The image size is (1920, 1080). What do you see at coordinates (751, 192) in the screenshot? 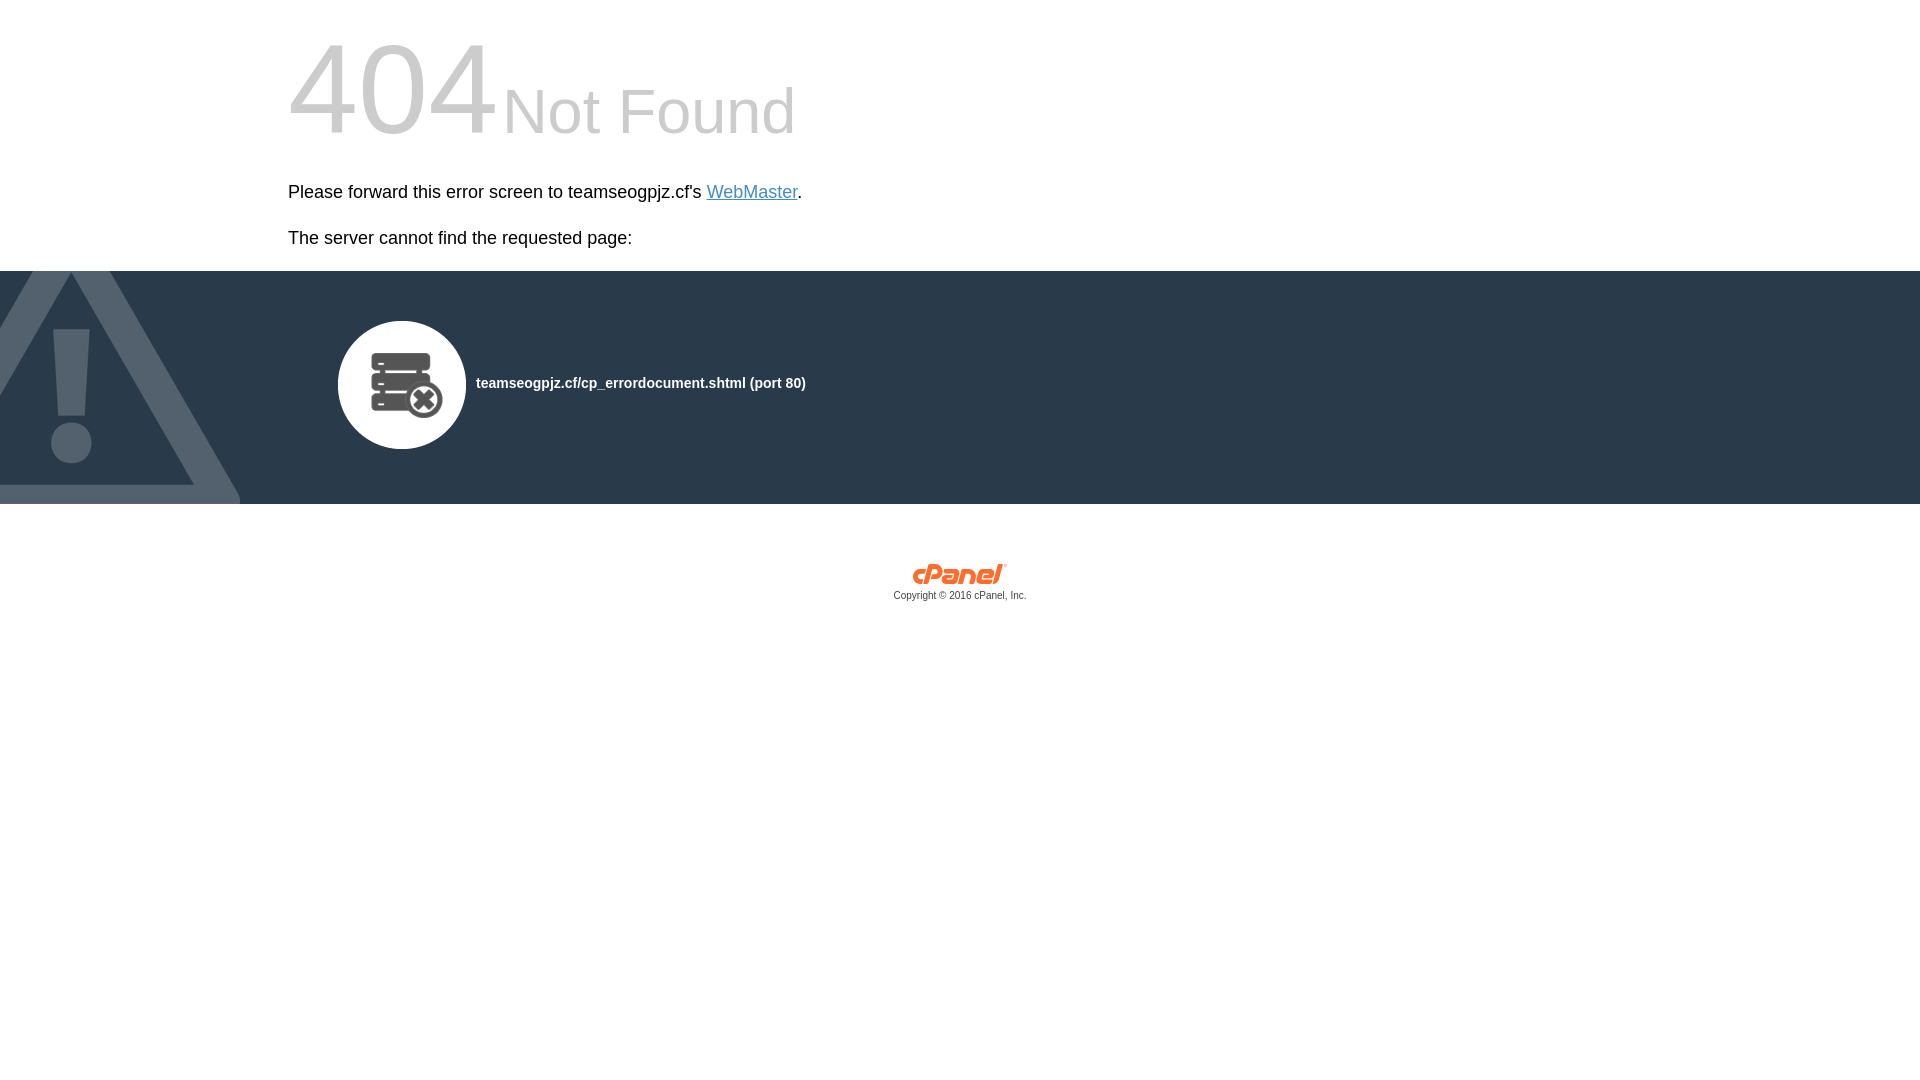
I see `'WebMaster'` at bounding box center [751, 192].